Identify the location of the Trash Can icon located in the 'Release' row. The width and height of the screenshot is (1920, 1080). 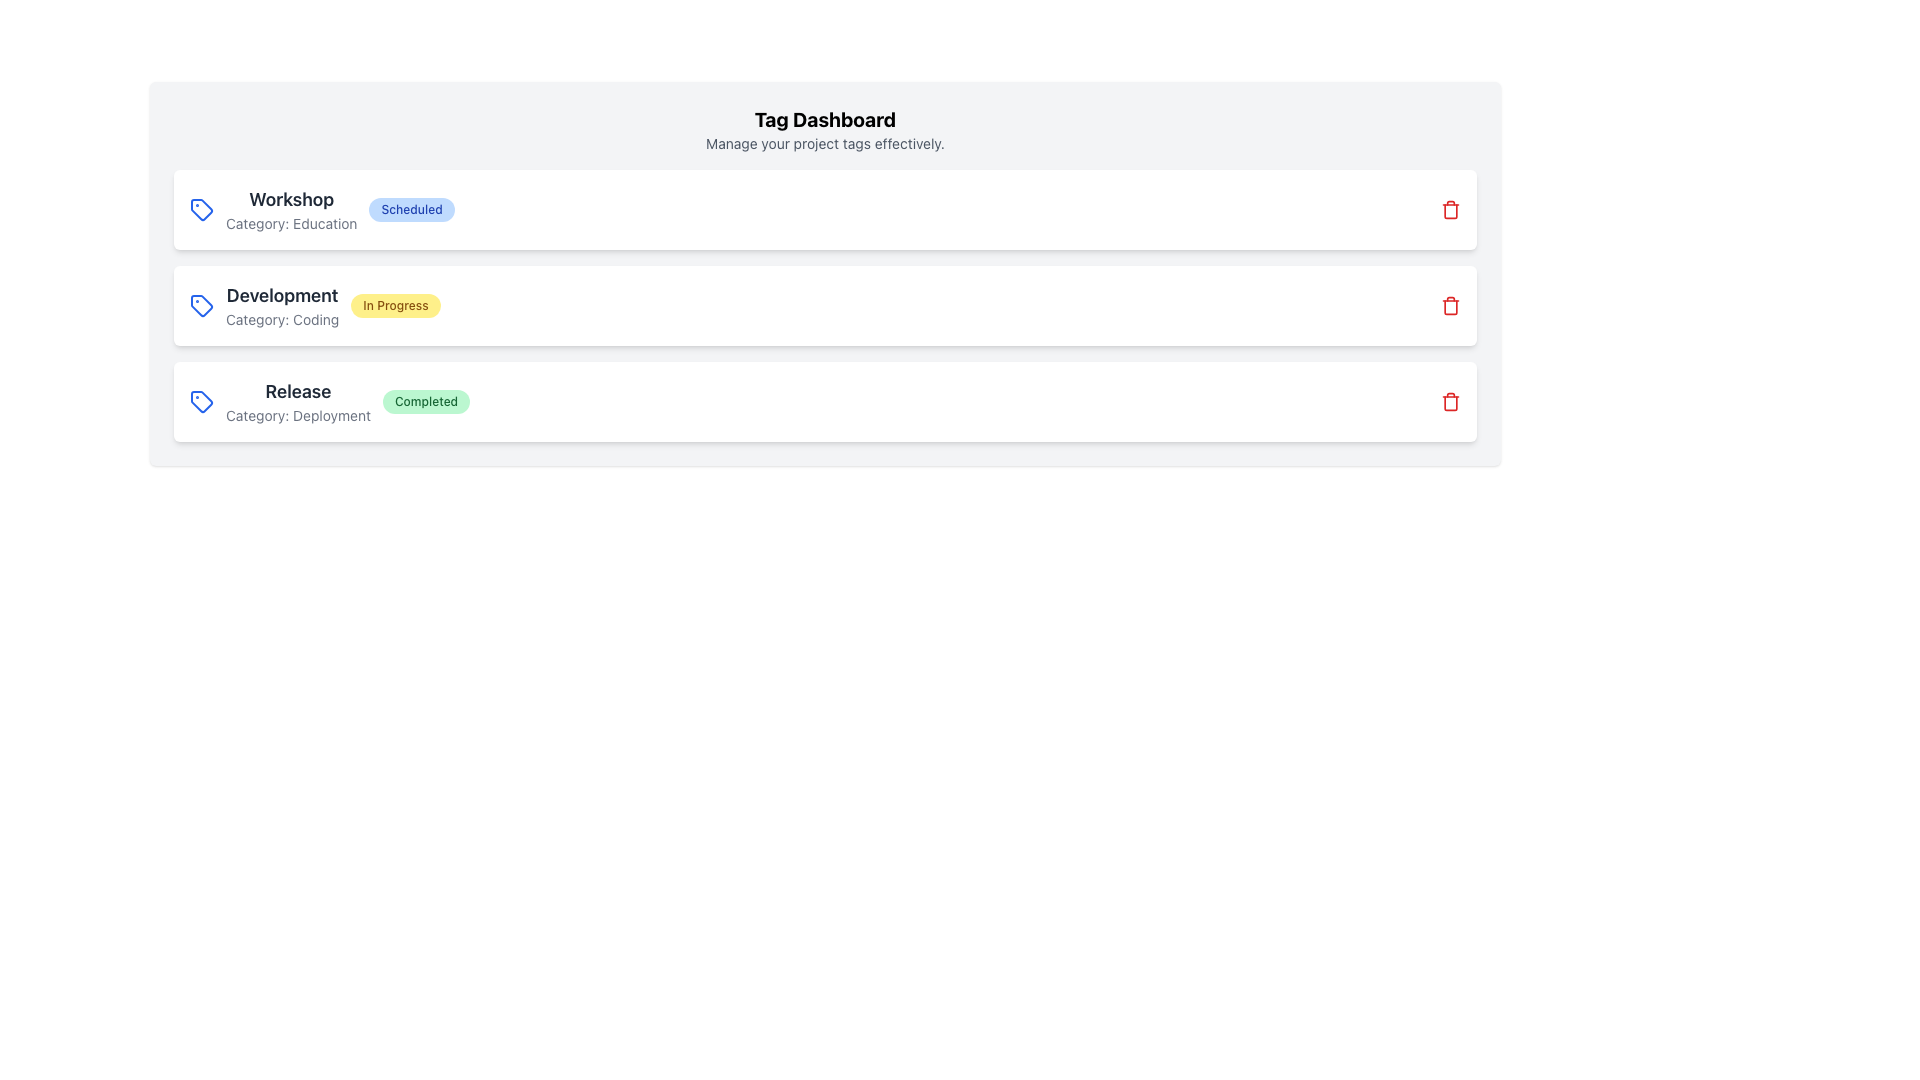
(1450, 307).